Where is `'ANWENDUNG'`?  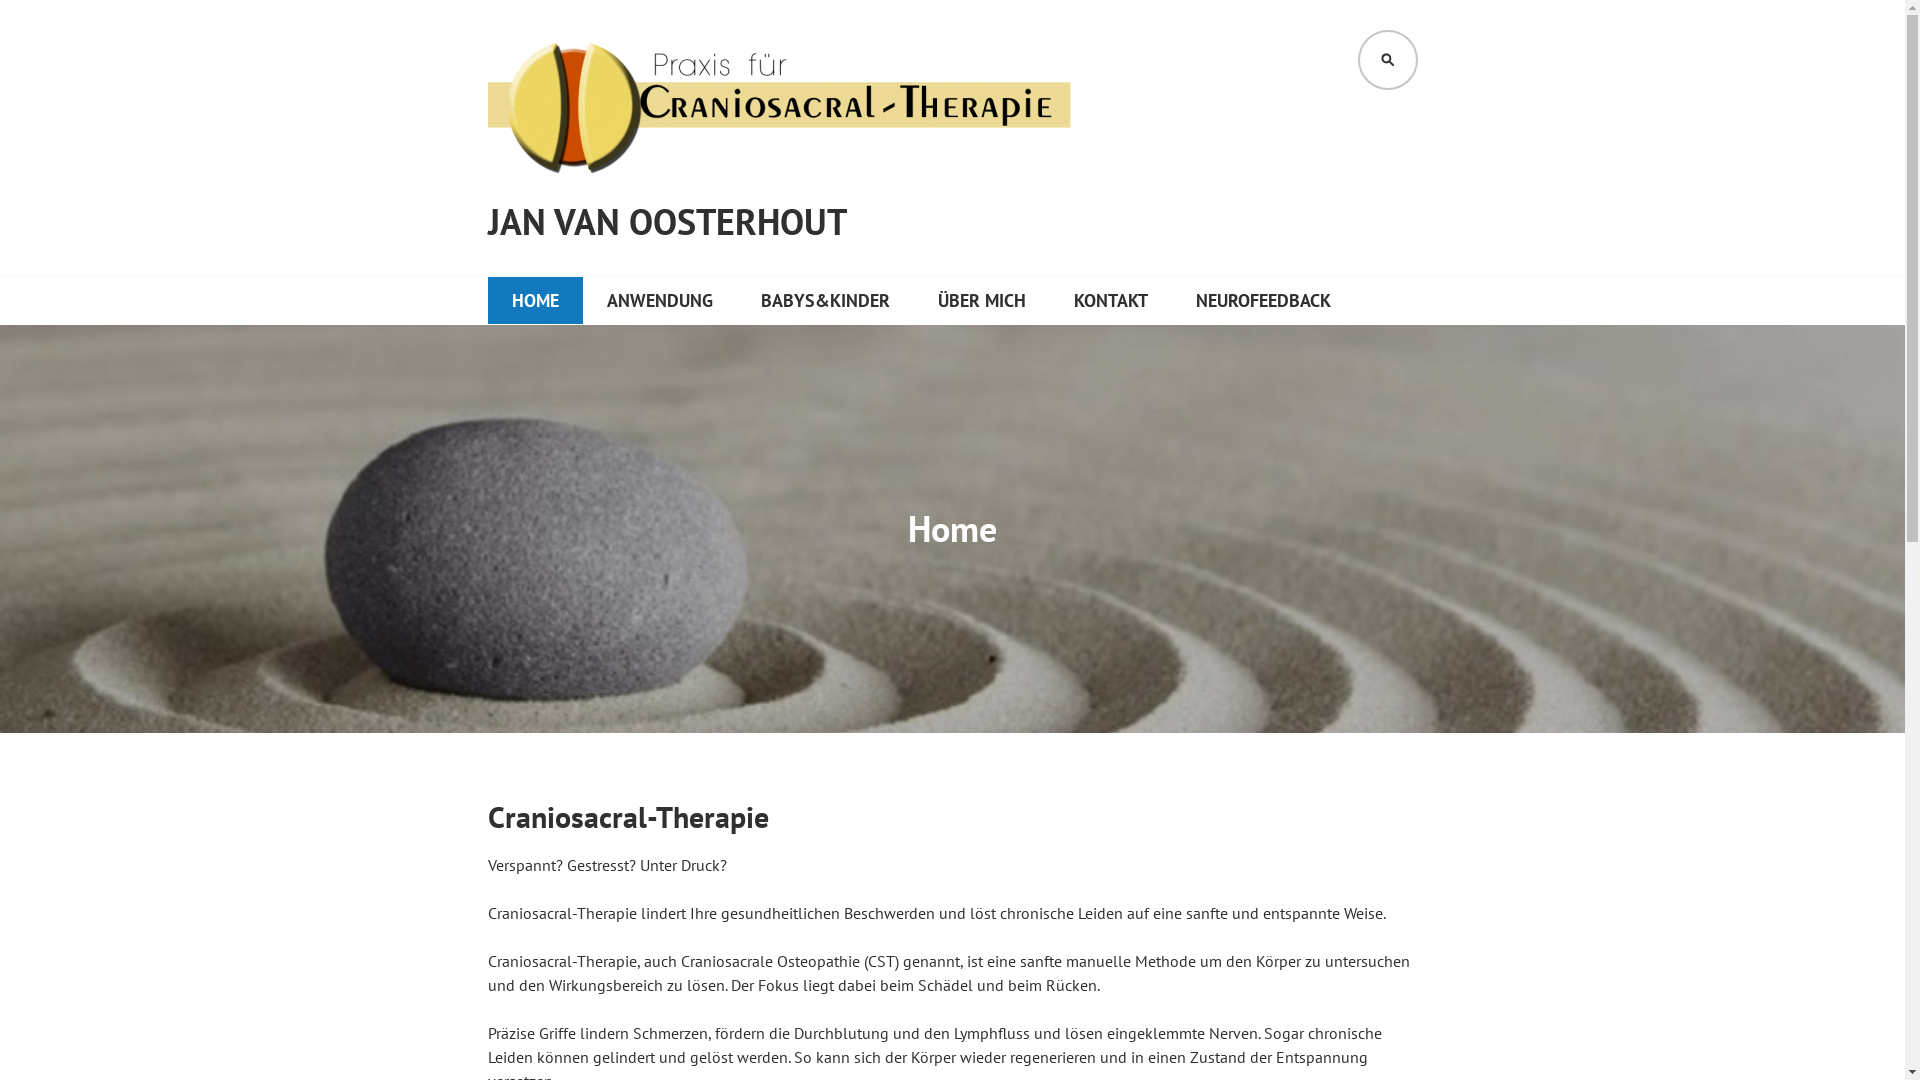
'ANWENDUNG' is located at coordinates (658, 300).